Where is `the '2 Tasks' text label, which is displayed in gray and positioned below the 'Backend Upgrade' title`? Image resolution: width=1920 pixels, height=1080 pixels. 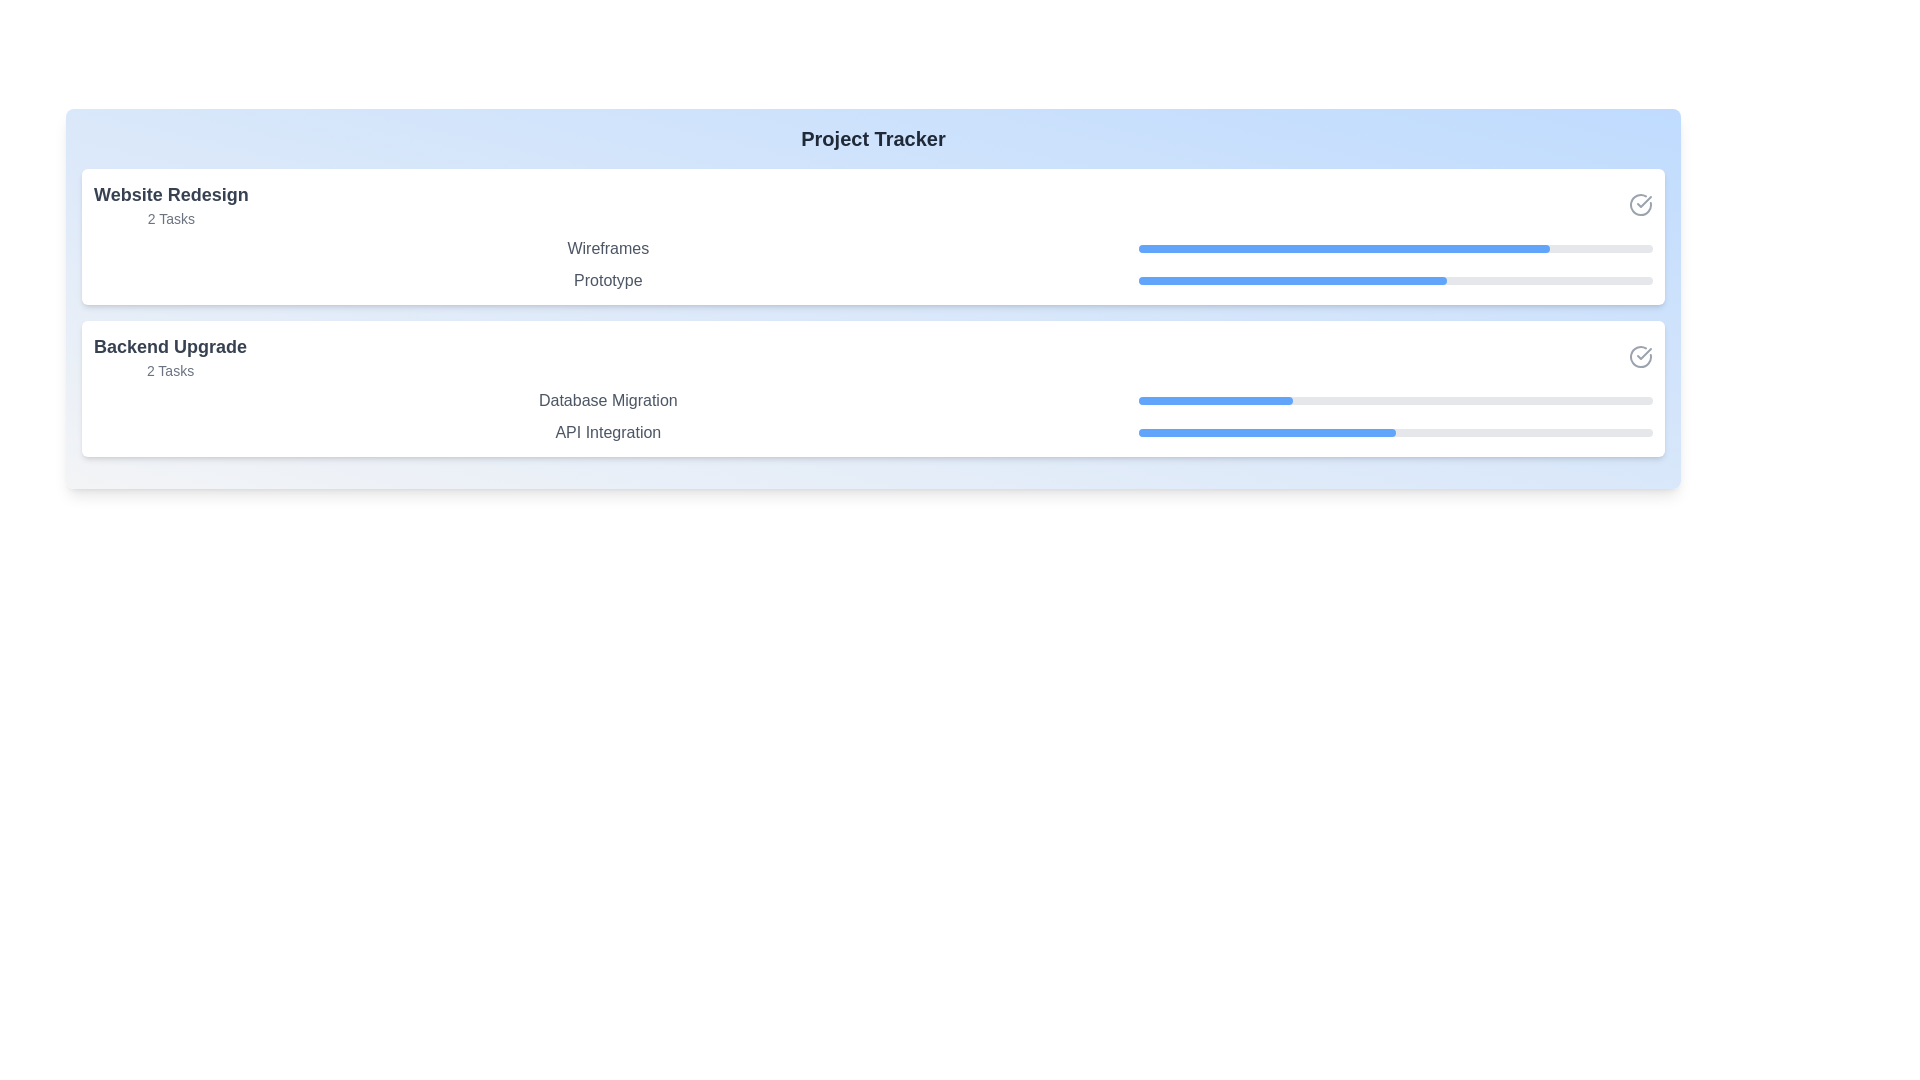 the '2 Tasks' text label, which is displayed in gray and positioned below the 'Backend Upgrade' title is located at coordinates (170, 370).